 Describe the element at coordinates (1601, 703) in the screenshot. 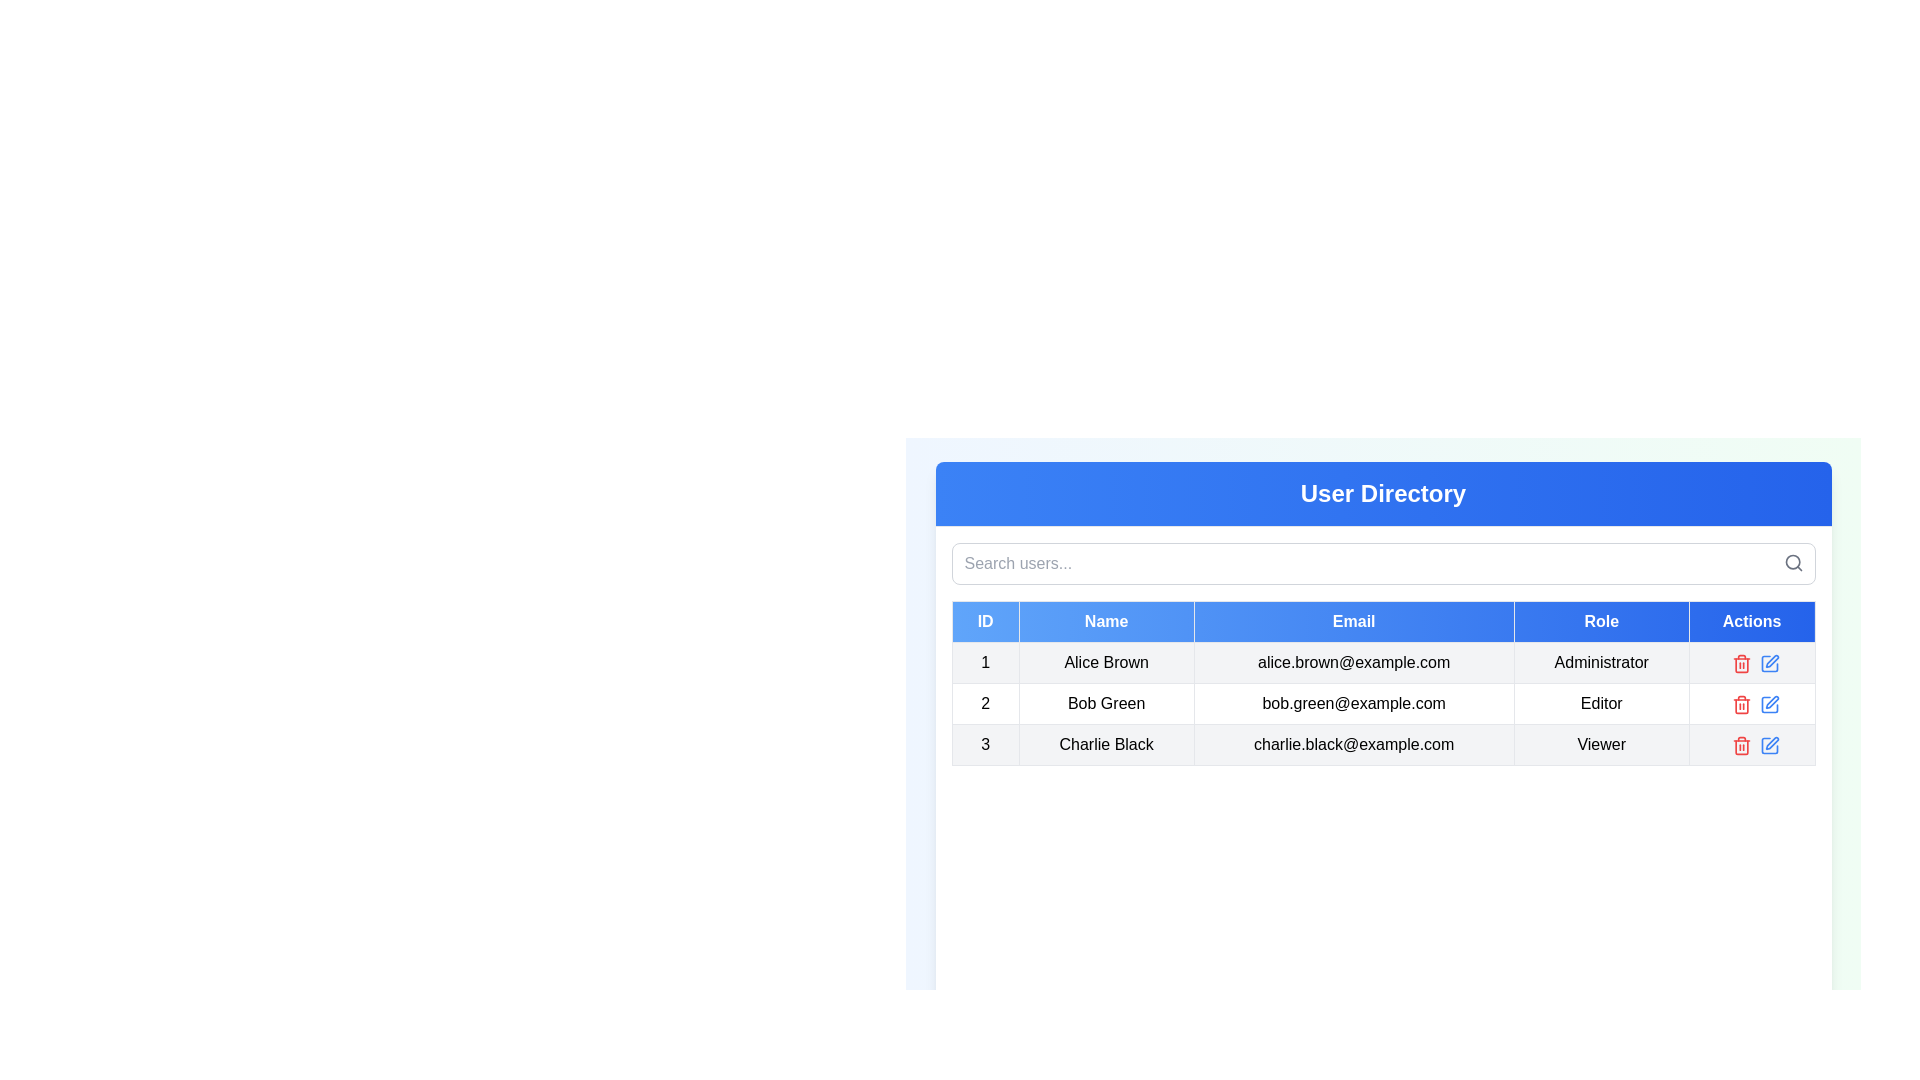

I see `the 'Editor' status label for the user 'Bob Green' located in the 'Role' column of the second row in the directory table` at that location.